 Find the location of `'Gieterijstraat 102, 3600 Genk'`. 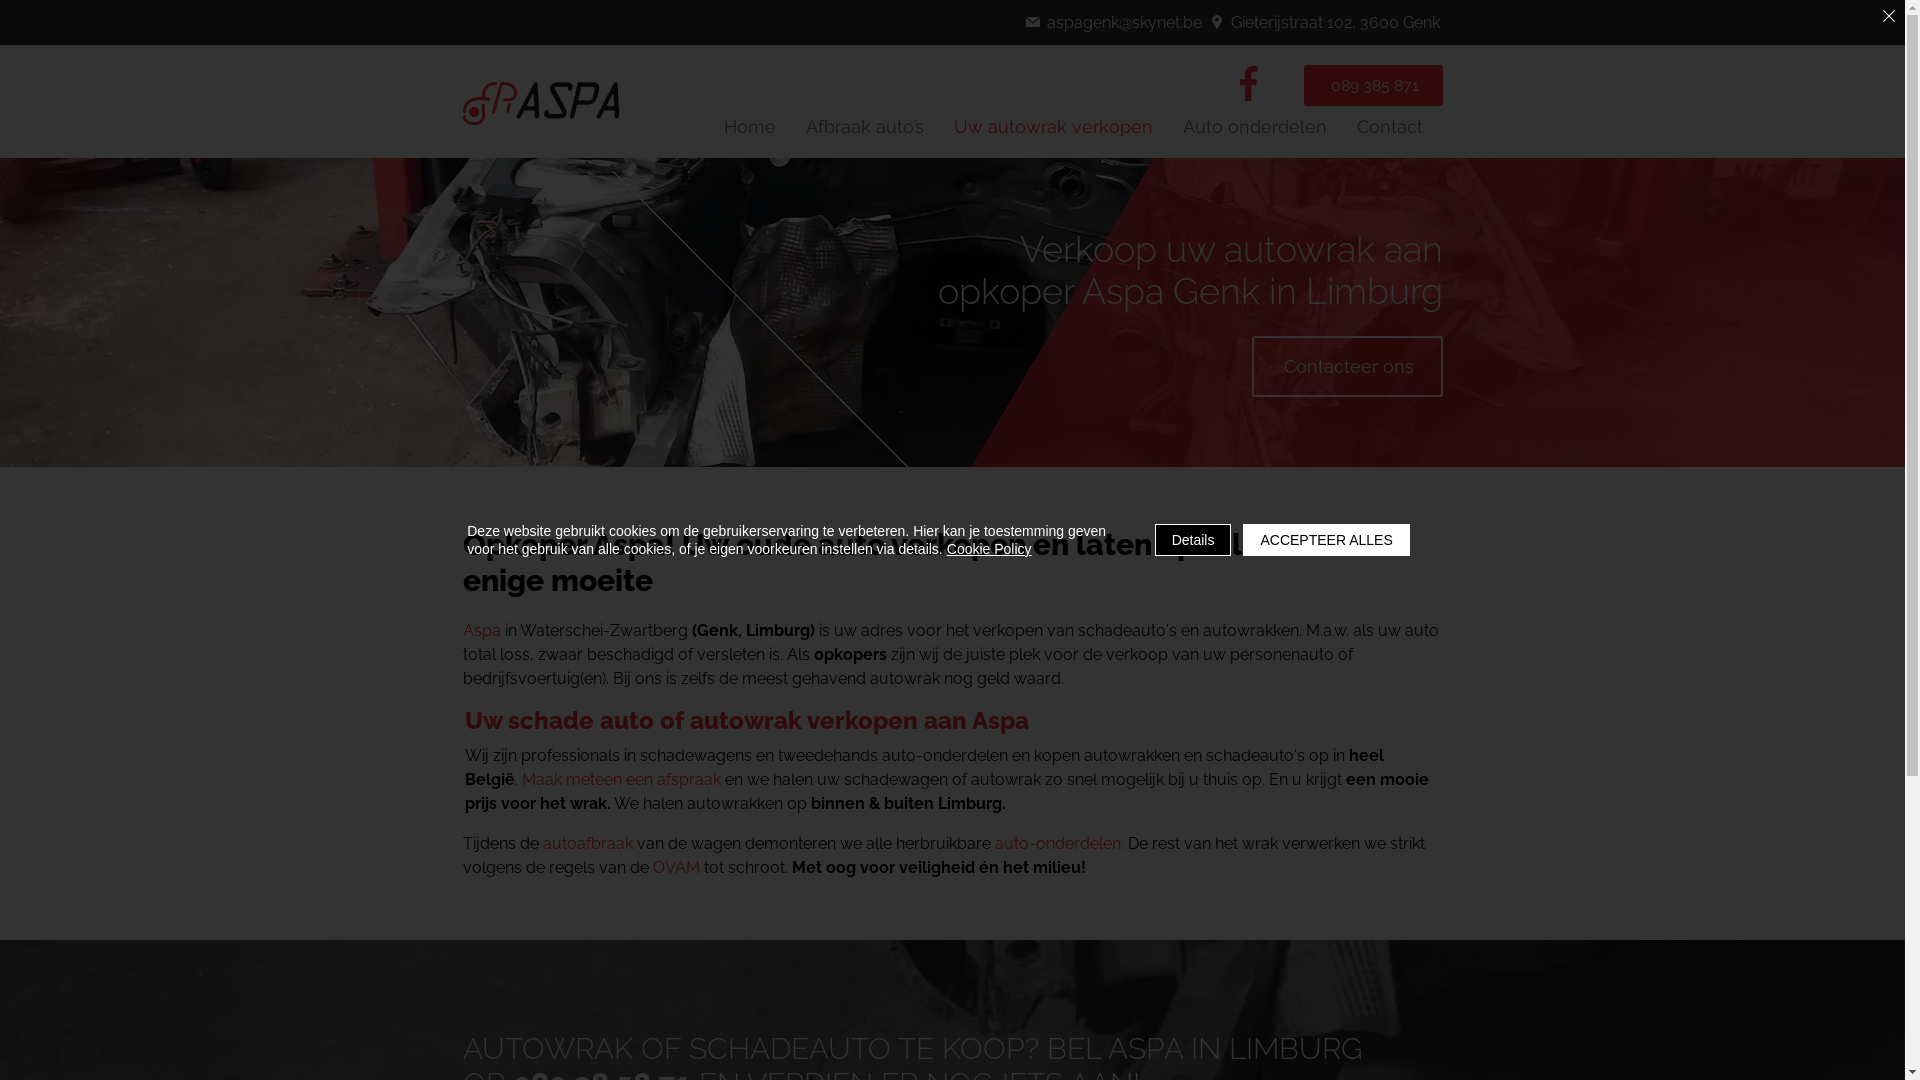

'Gieterijstraat 102, 3600 Genk' is located at coordinates (1208, 22).